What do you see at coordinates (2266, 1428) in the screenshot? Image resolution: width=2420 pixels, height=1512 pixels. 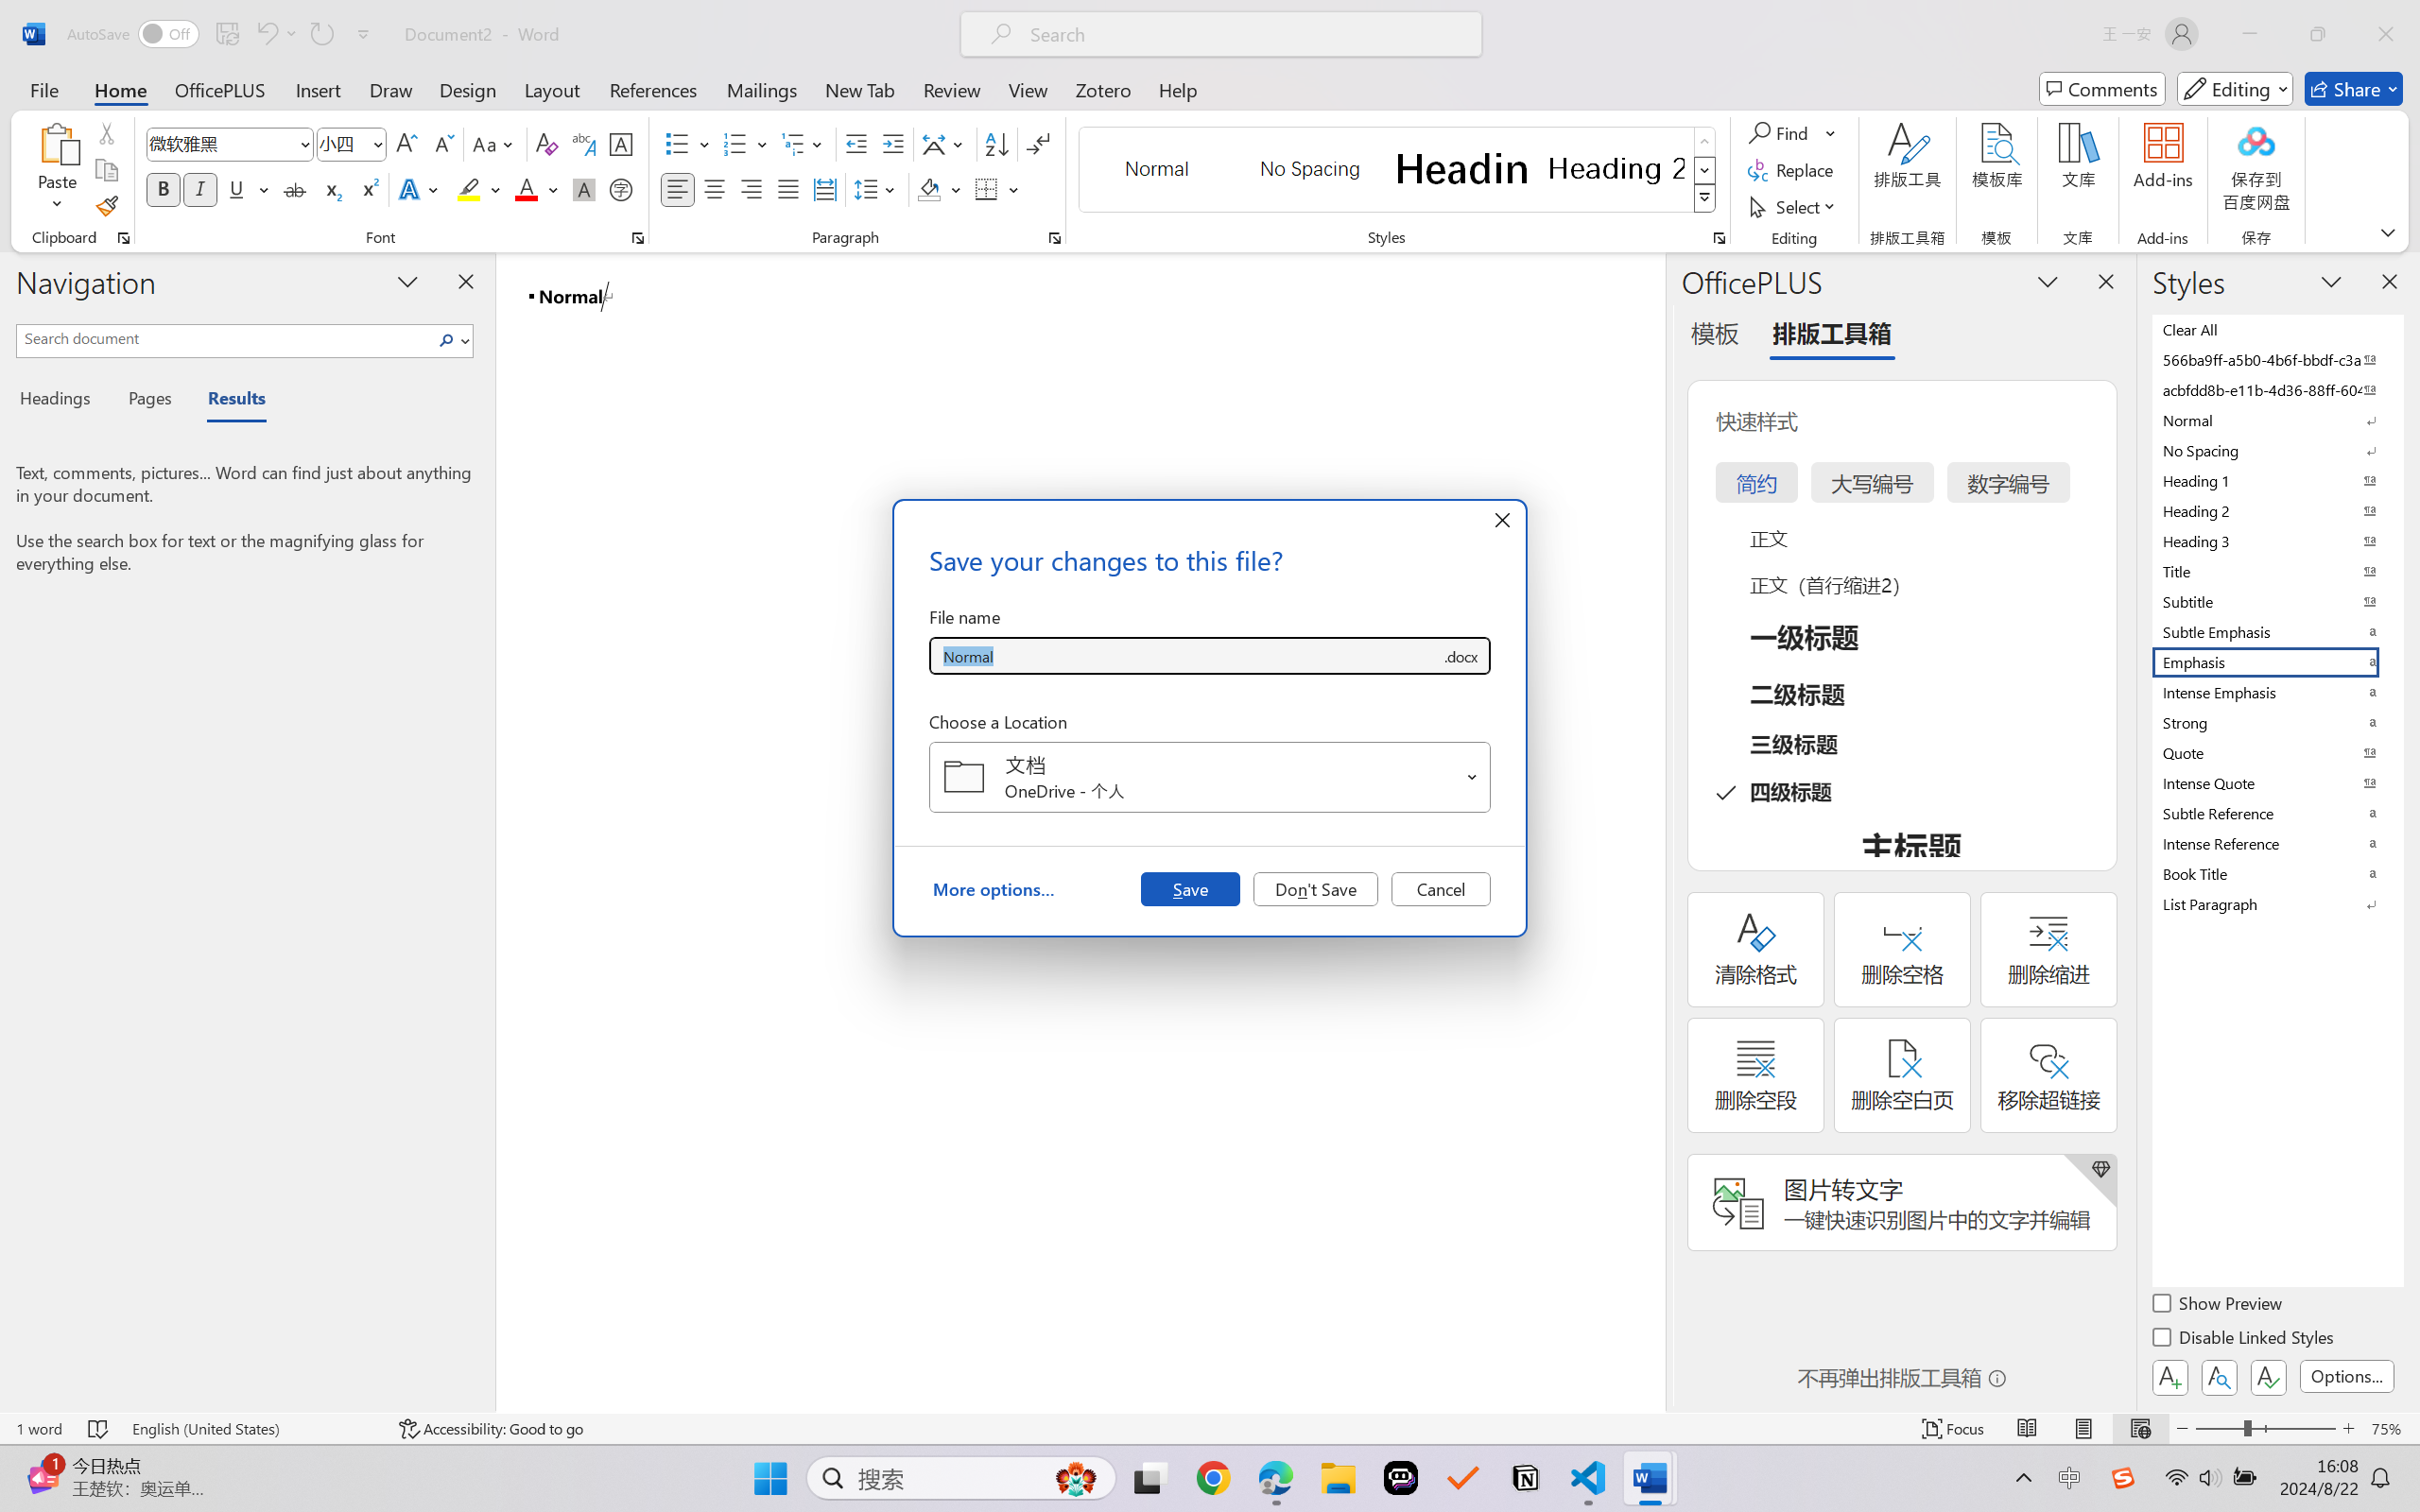 I see `'Zoom'` at bounding box center [2266, 1428].